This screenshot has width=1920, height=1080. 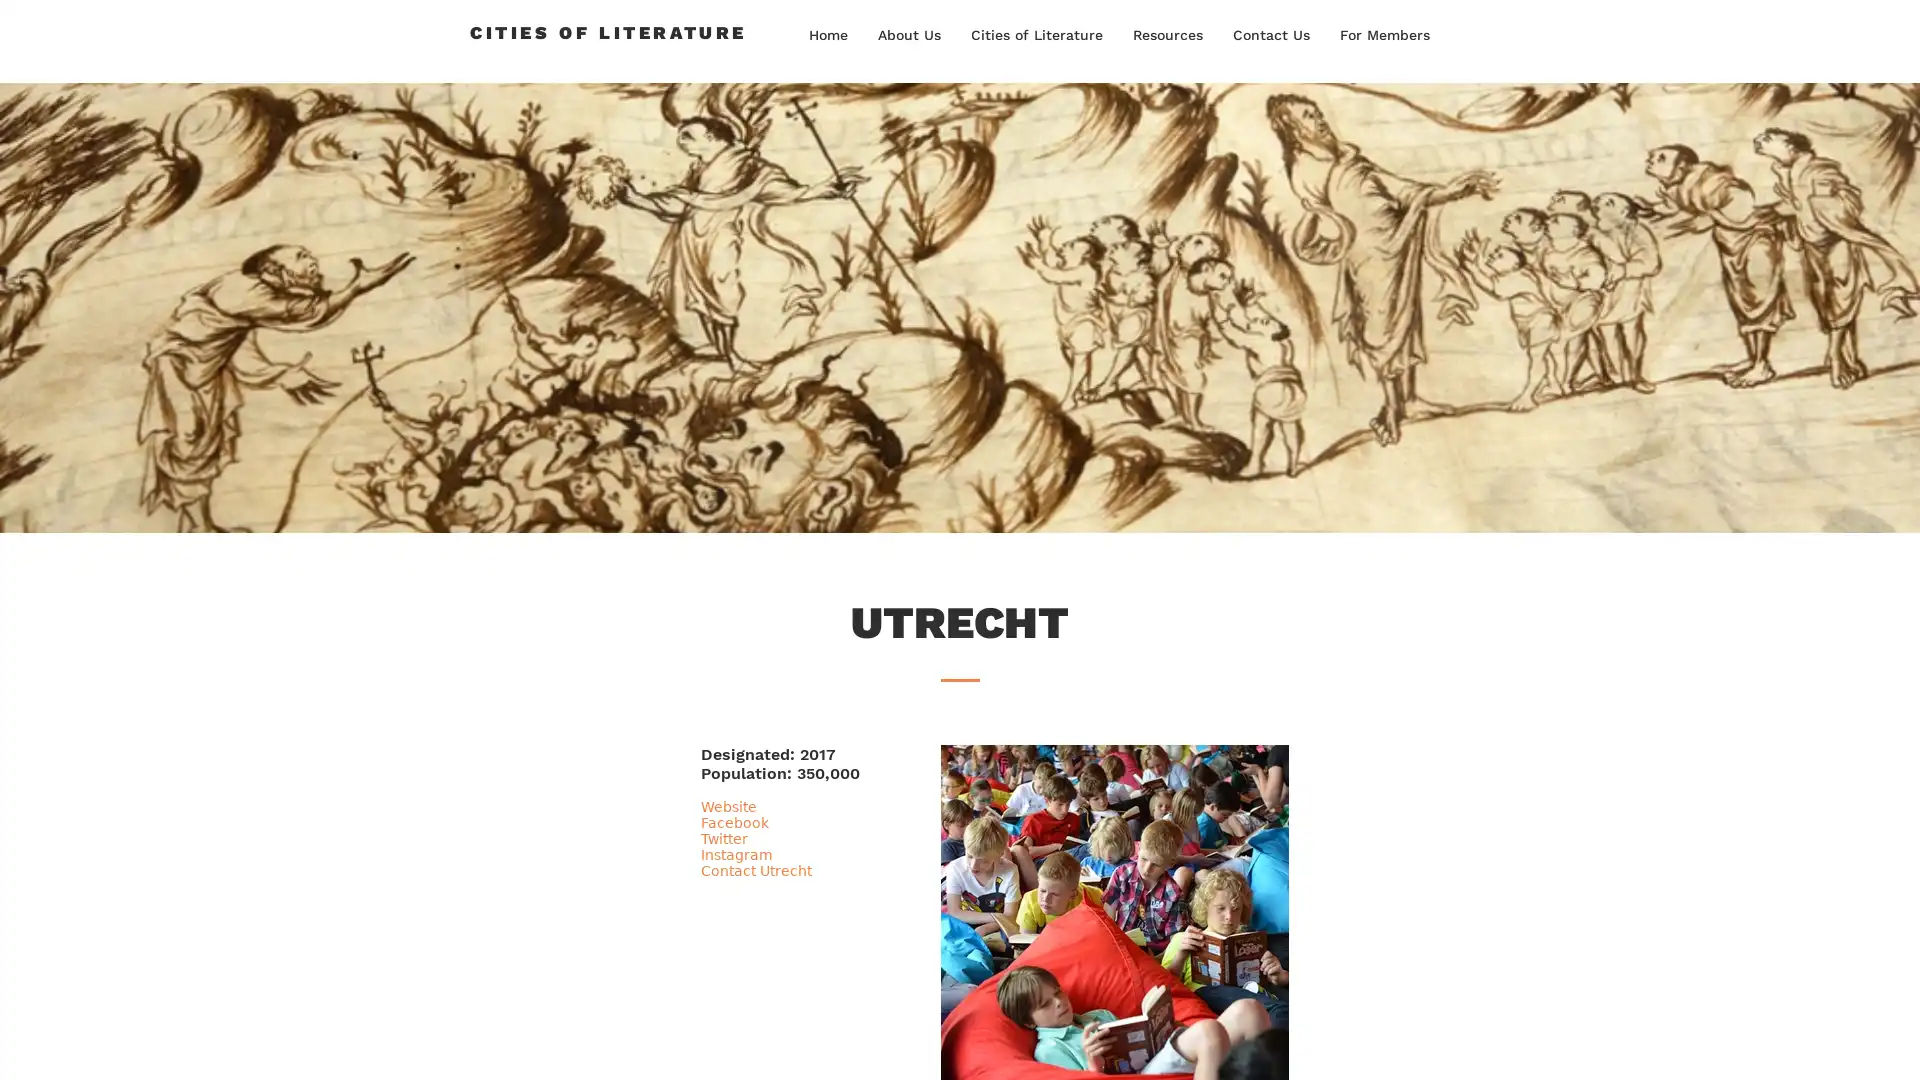 What do you see at coordinates (1830, 1044) in the screenshot?
I see `Accept` at bounding box center [1830, 1044].